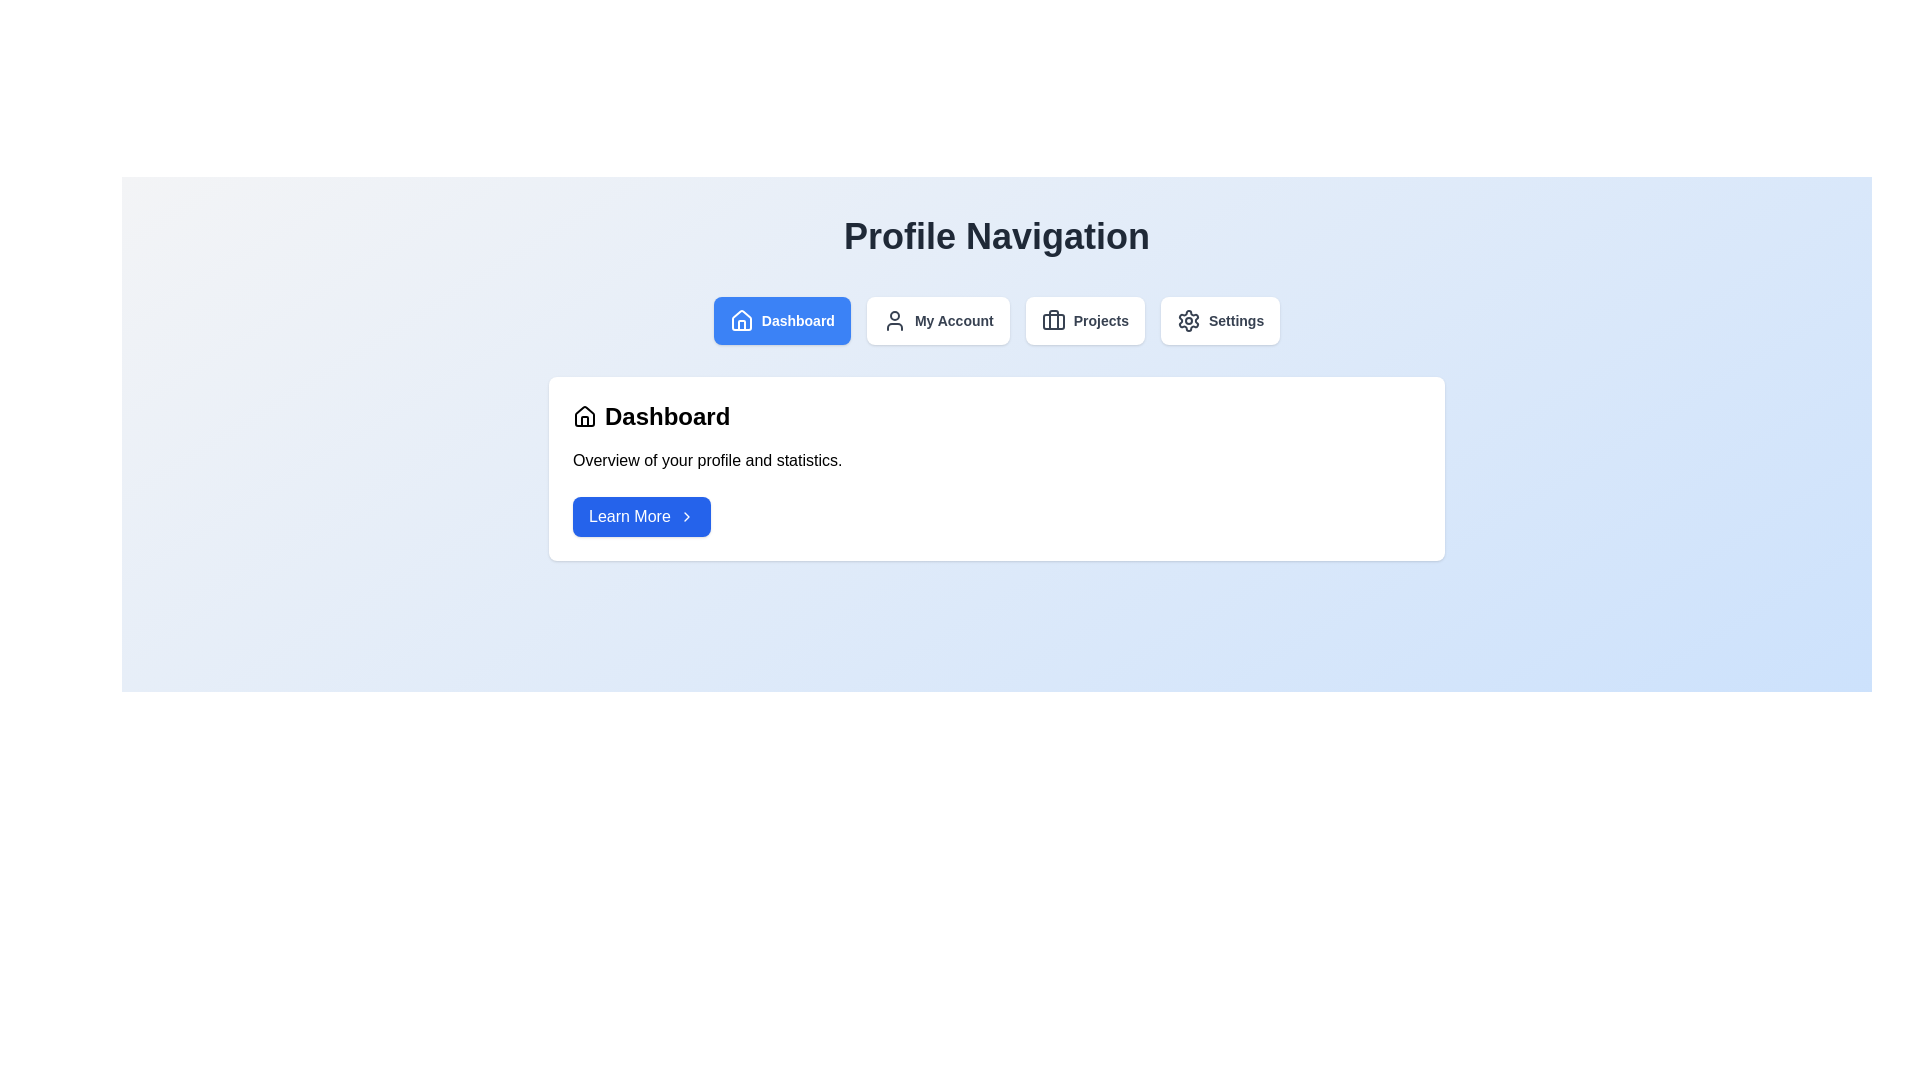  What do you see at coordinates (584, 415) in the screenshot?
I see `the house icon, which is outlined in a minimalistic design and positioned to the left of the text 'Dashboard'` at bounding box center [584, 415].